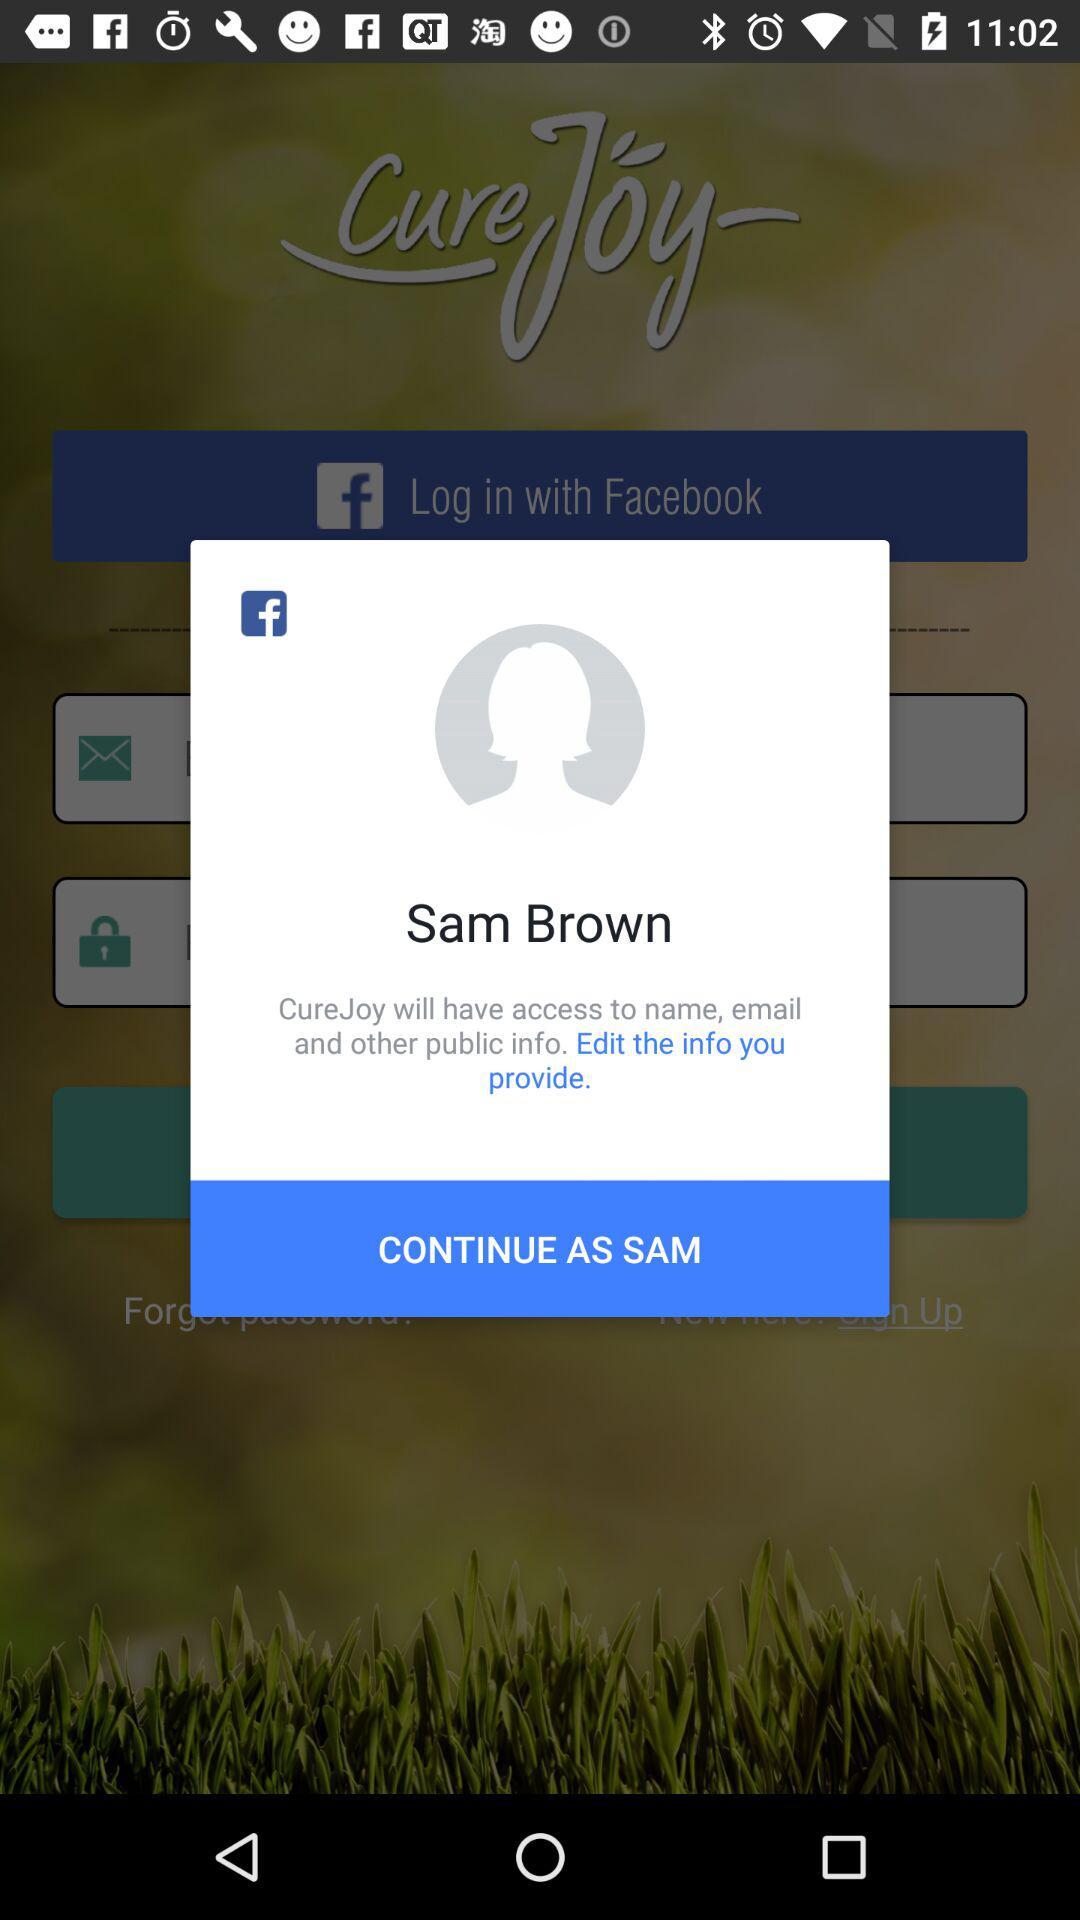 The height and width of the screenshot is (1920, 1080). Describe the element at coordinates (540, 1041) in the screenshot. I see `the icon above the continue as sam item` at that location.